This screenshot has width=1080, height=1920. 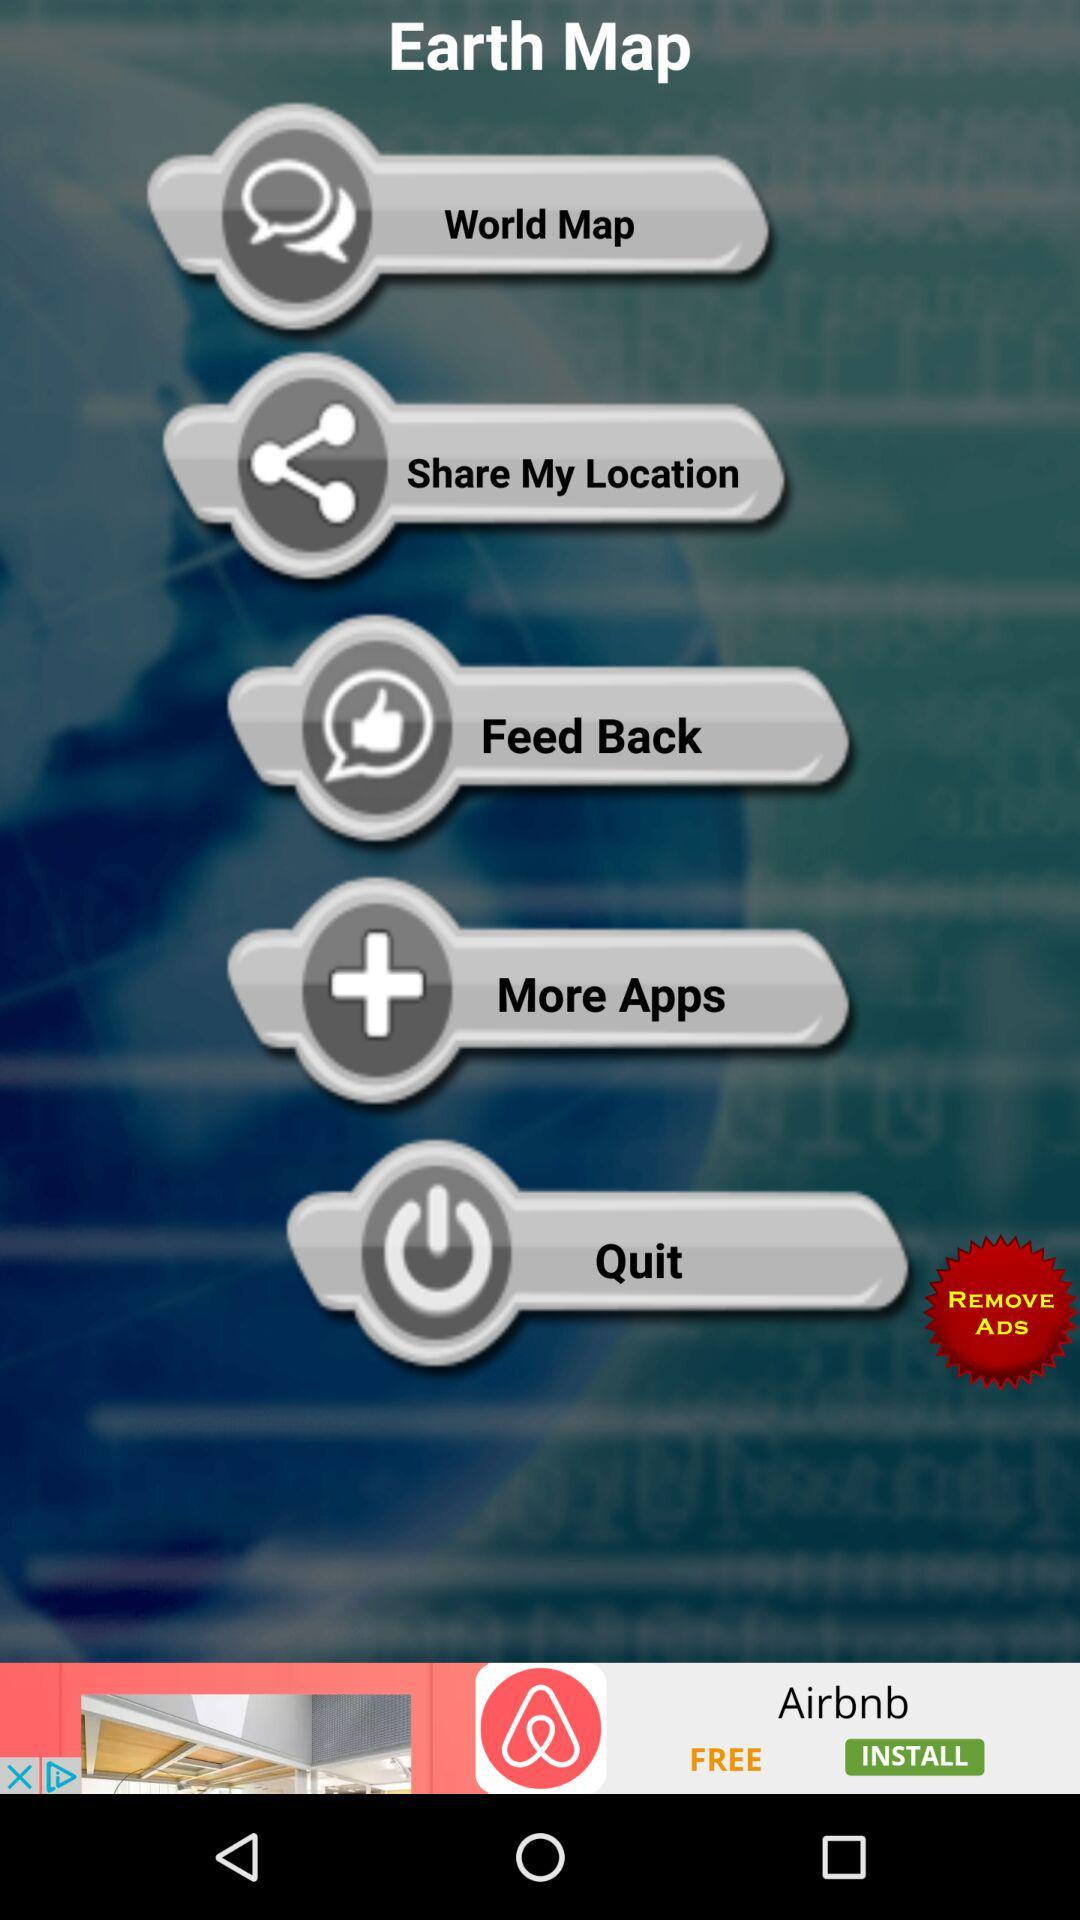 I want to click on advertising partner, so click(x=540, y=1727).